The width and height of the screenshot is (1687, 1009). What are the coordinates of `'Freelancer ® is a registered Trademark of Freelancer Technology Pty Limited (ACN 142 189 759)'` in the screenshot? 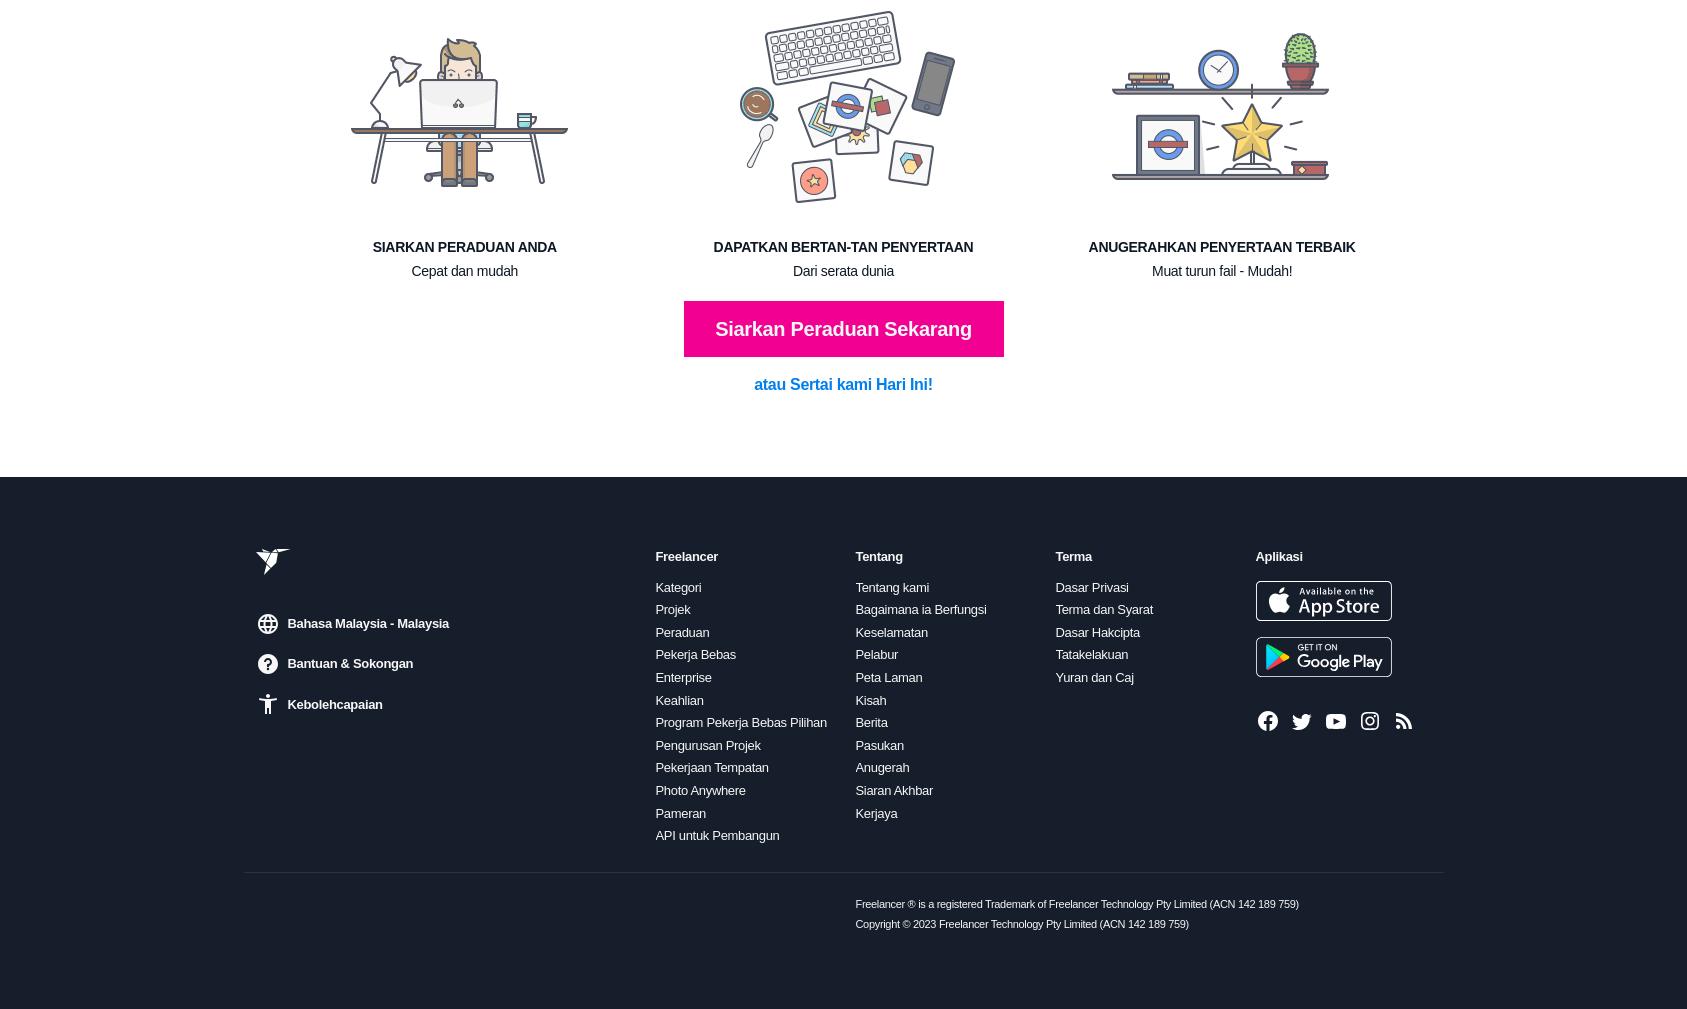 It's located at (1075, 902).